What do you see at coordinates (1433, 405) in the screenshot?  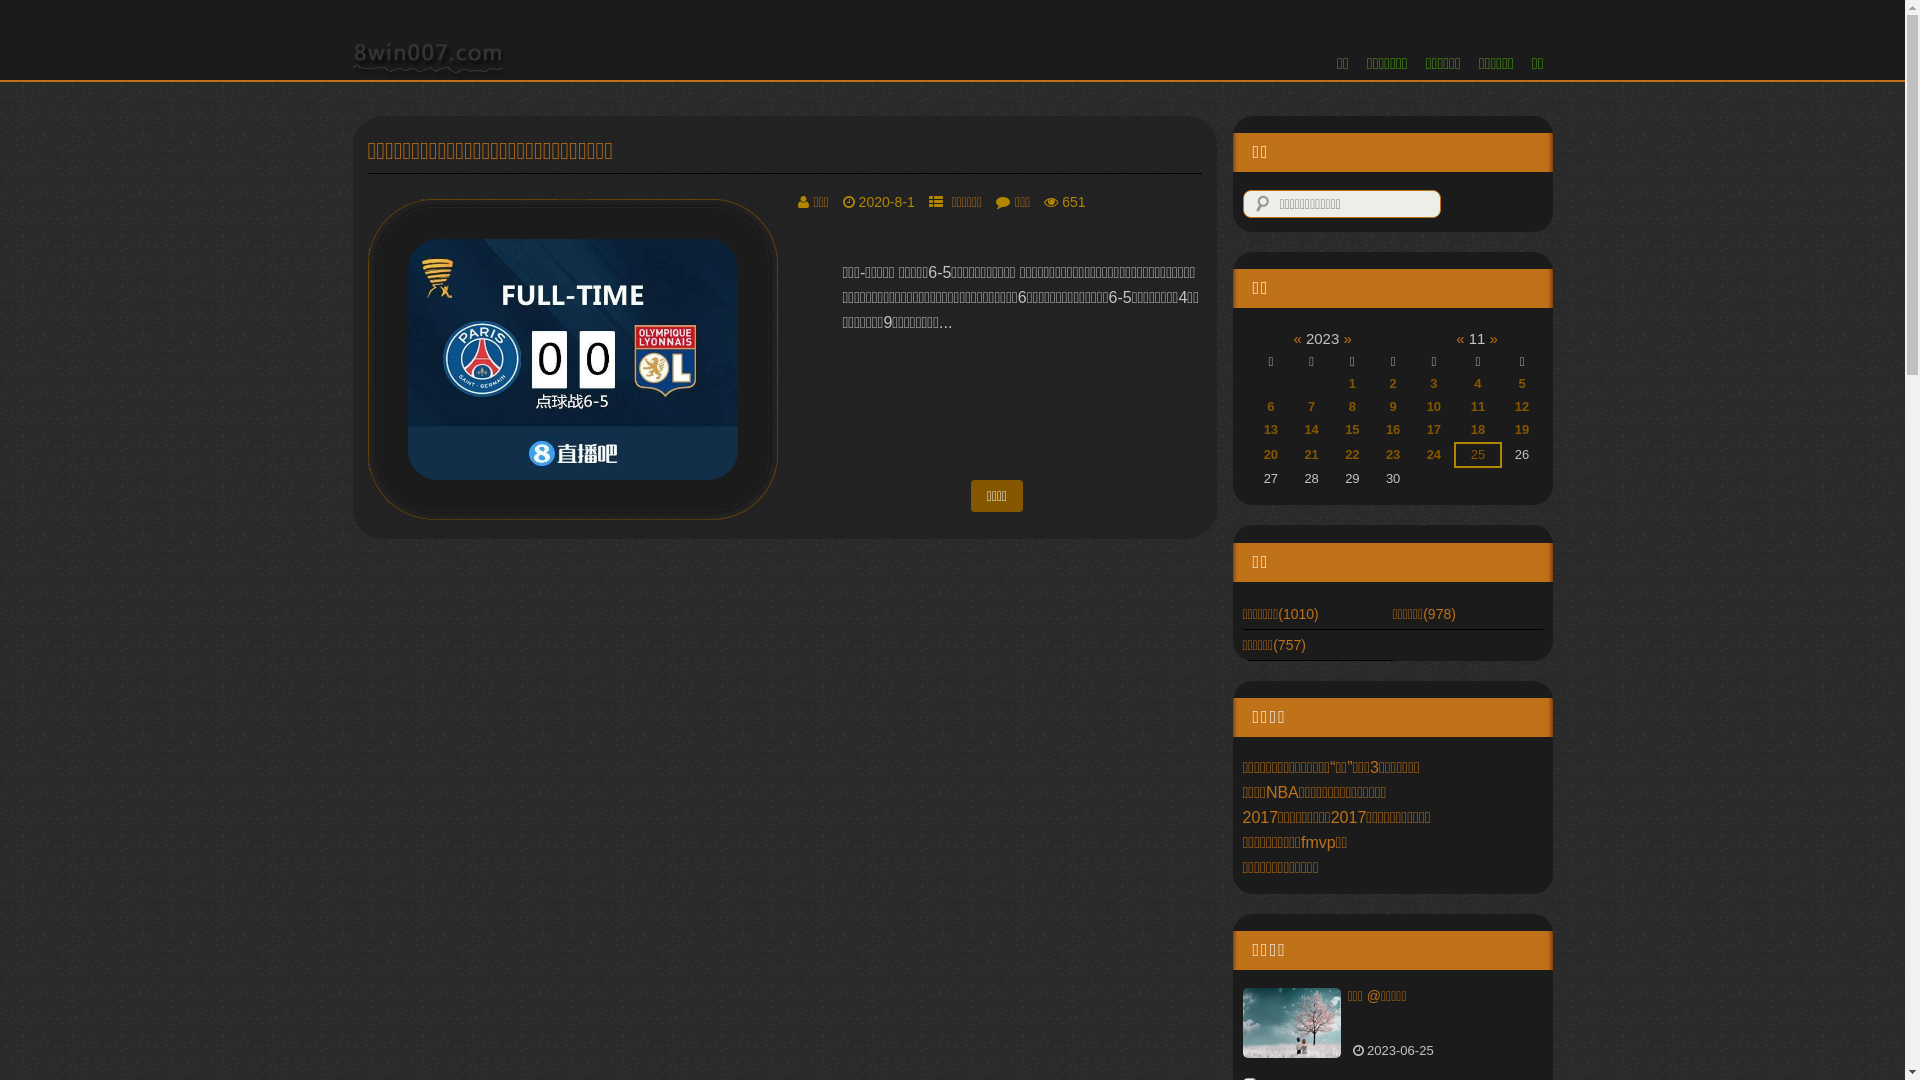 I see `'10'` at bounding box center [1433, 405].